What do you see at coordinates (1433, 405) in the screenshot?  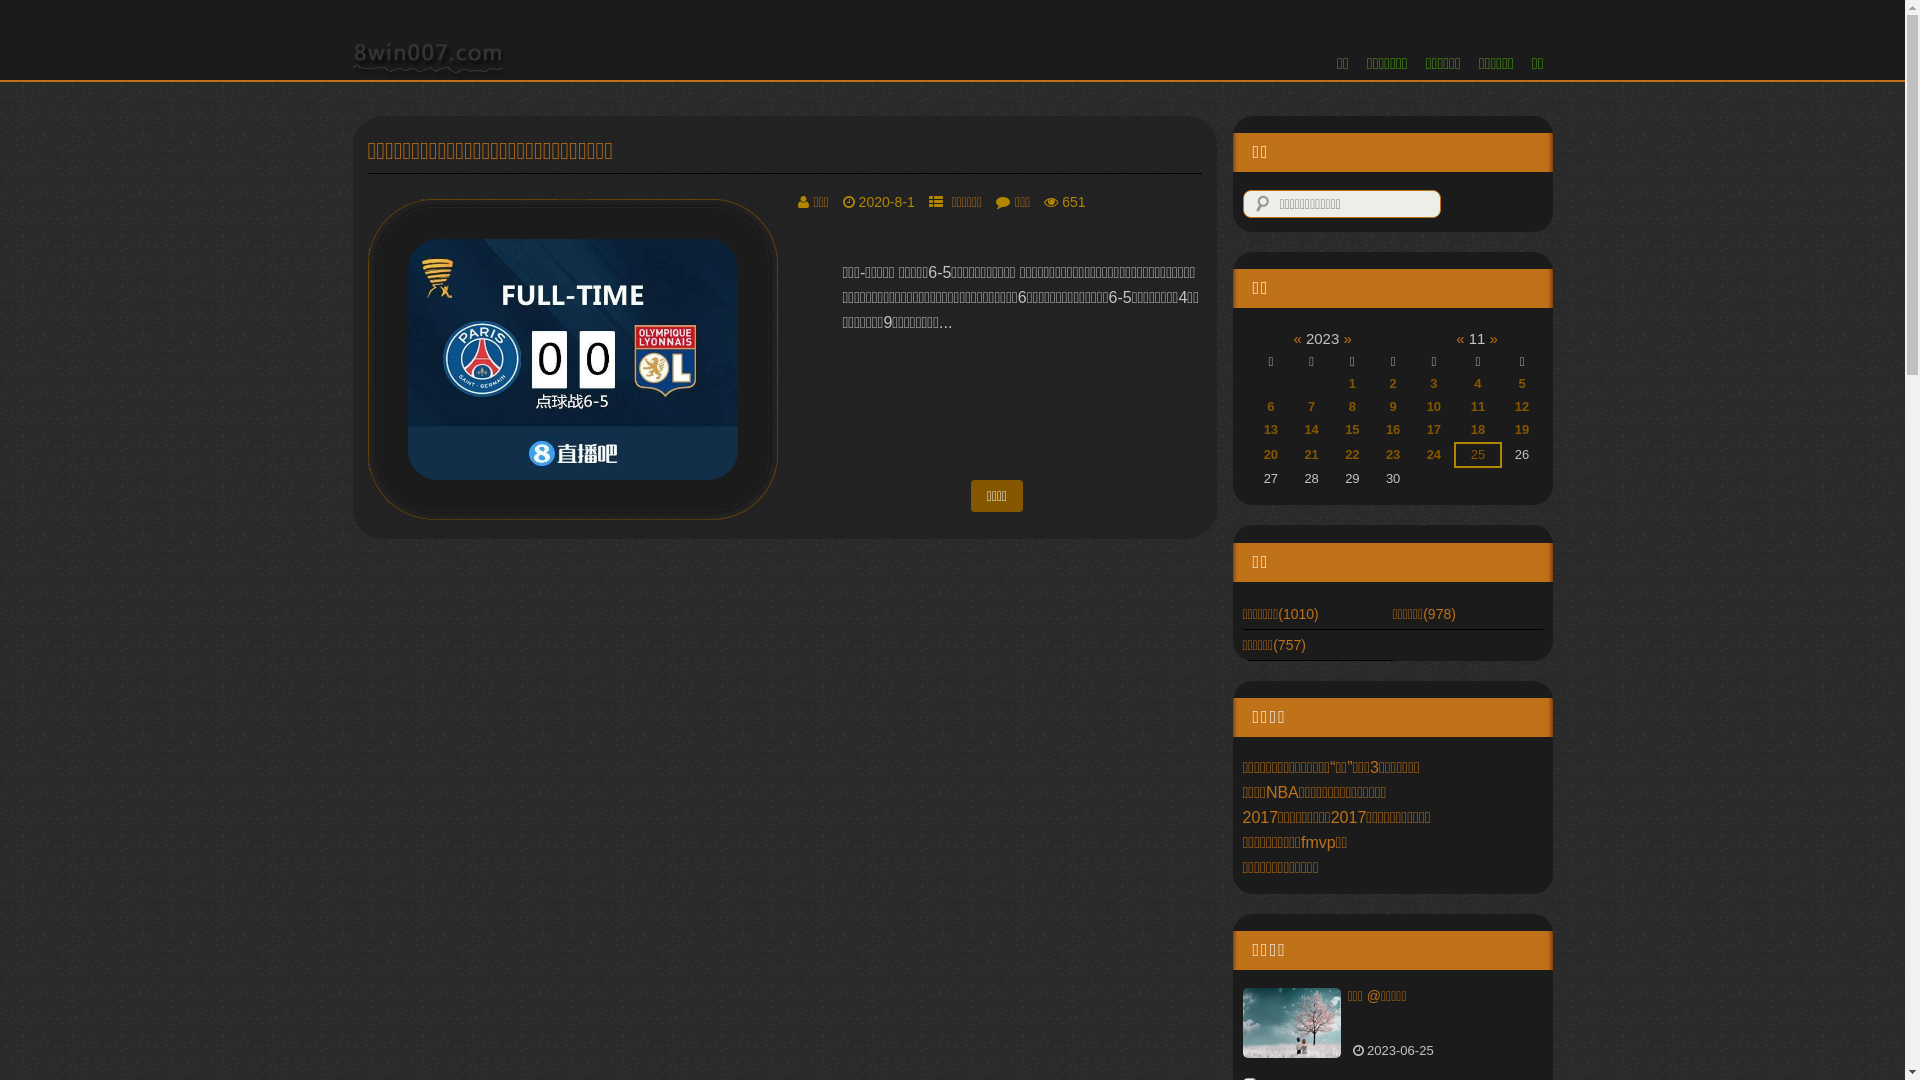 I see `'10'` at bounding box center [1433, 405].